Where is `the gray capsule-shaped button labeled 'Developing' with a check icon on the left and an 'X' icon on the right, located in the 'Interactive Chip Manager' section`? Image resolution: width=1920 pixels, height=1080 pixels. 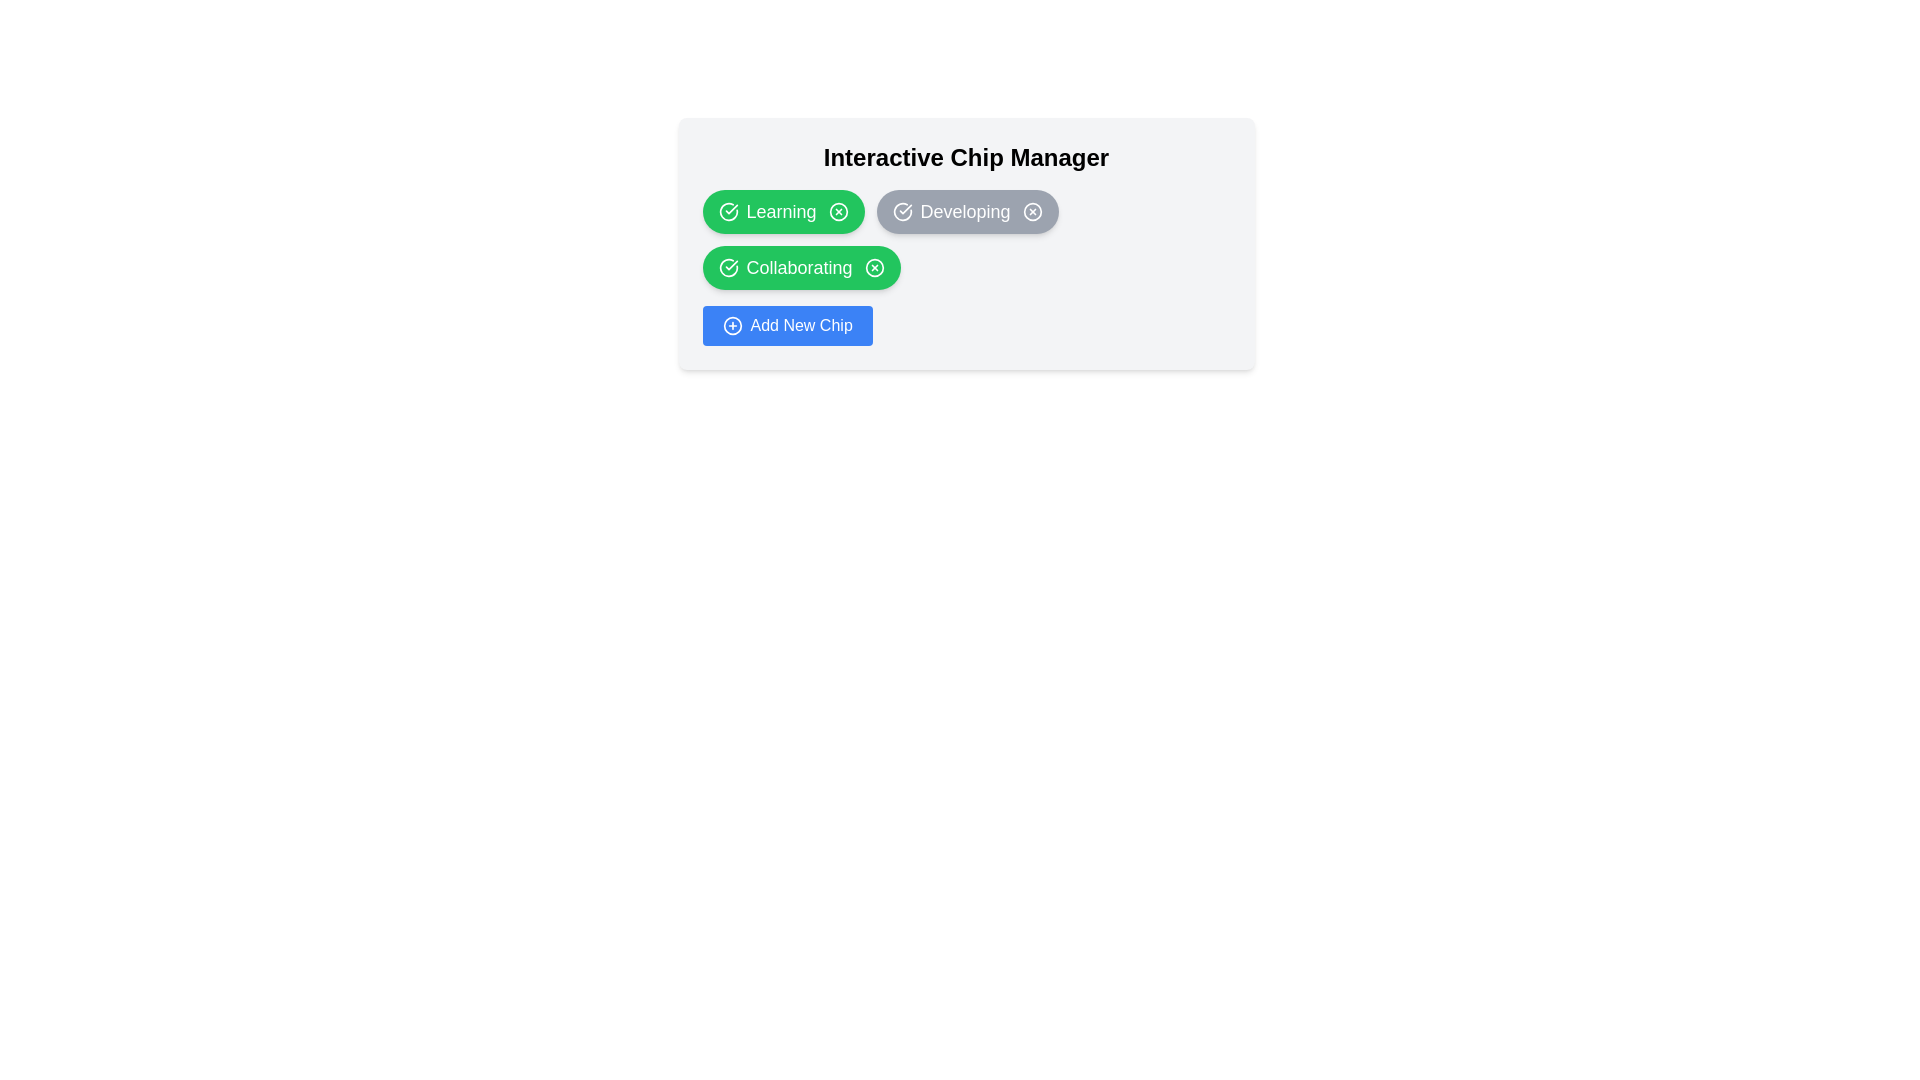 the gray capsule-shaped button labeled 'Developing' with a check icon on the left and an 'X' icon on the right, located in the 'Interactive Chip Manager' section is located at coordinates (967, 212).